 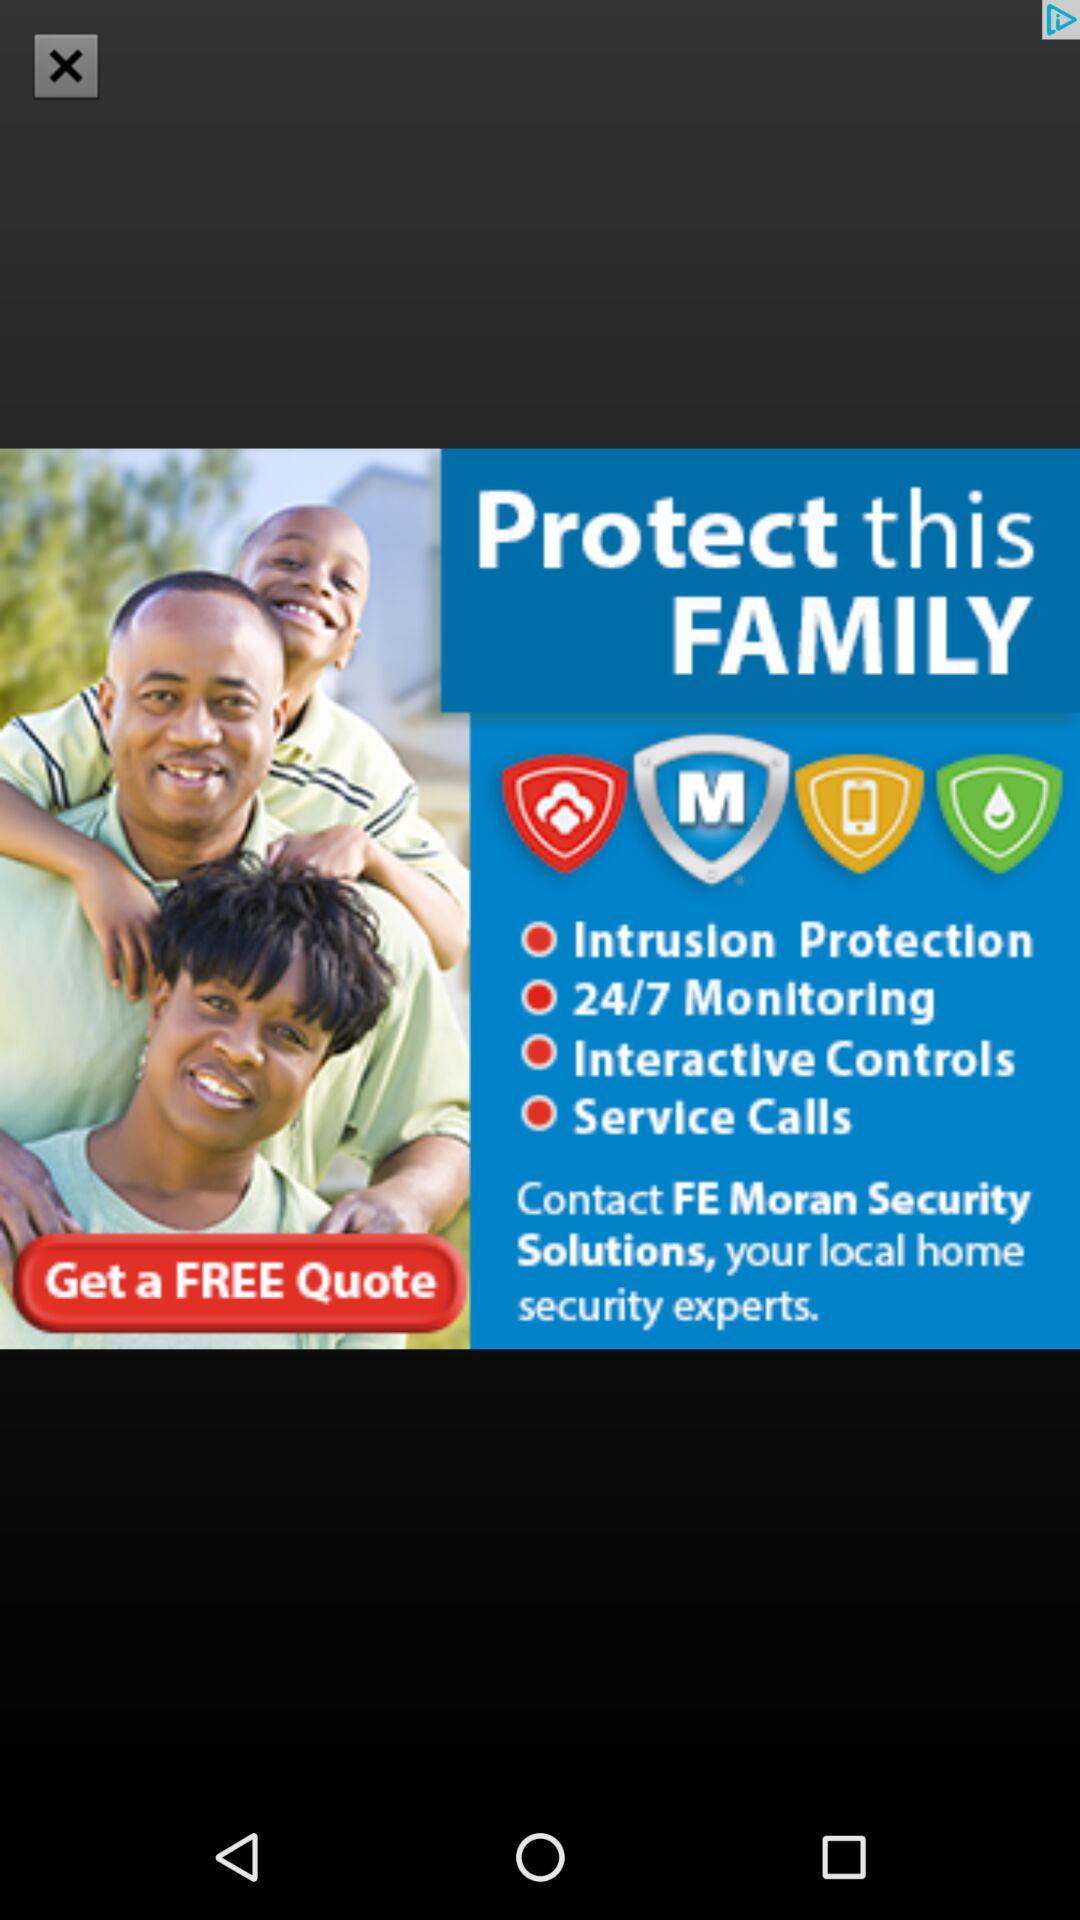 What do you see at coordinates (64, 70) in the screenshot?
I see `the close icon` at bounding box center [64, 70].